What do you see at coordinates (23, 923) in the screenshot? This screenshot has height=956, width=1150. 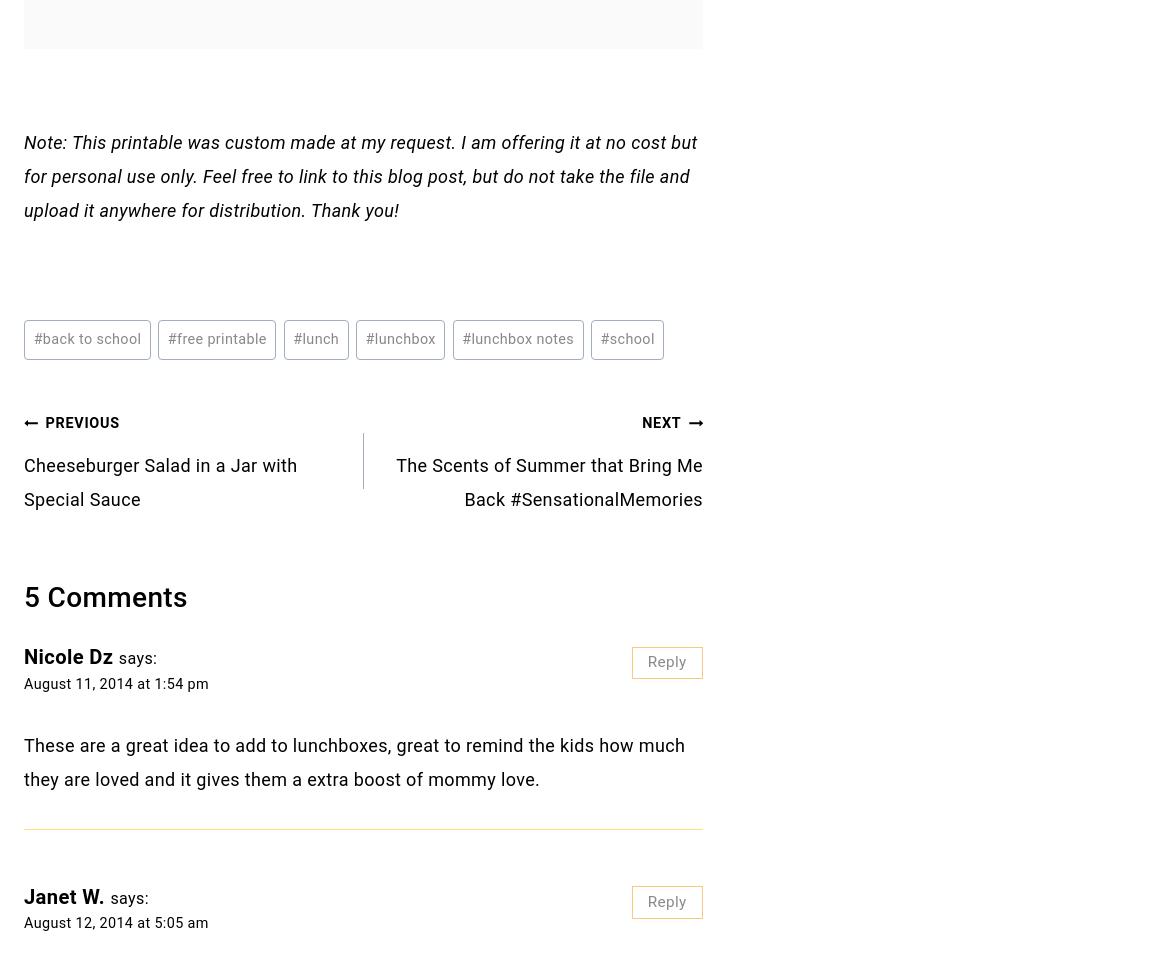 I see `'August 12, 2014 at 5:05 am'` at bounding box center [23, 923].